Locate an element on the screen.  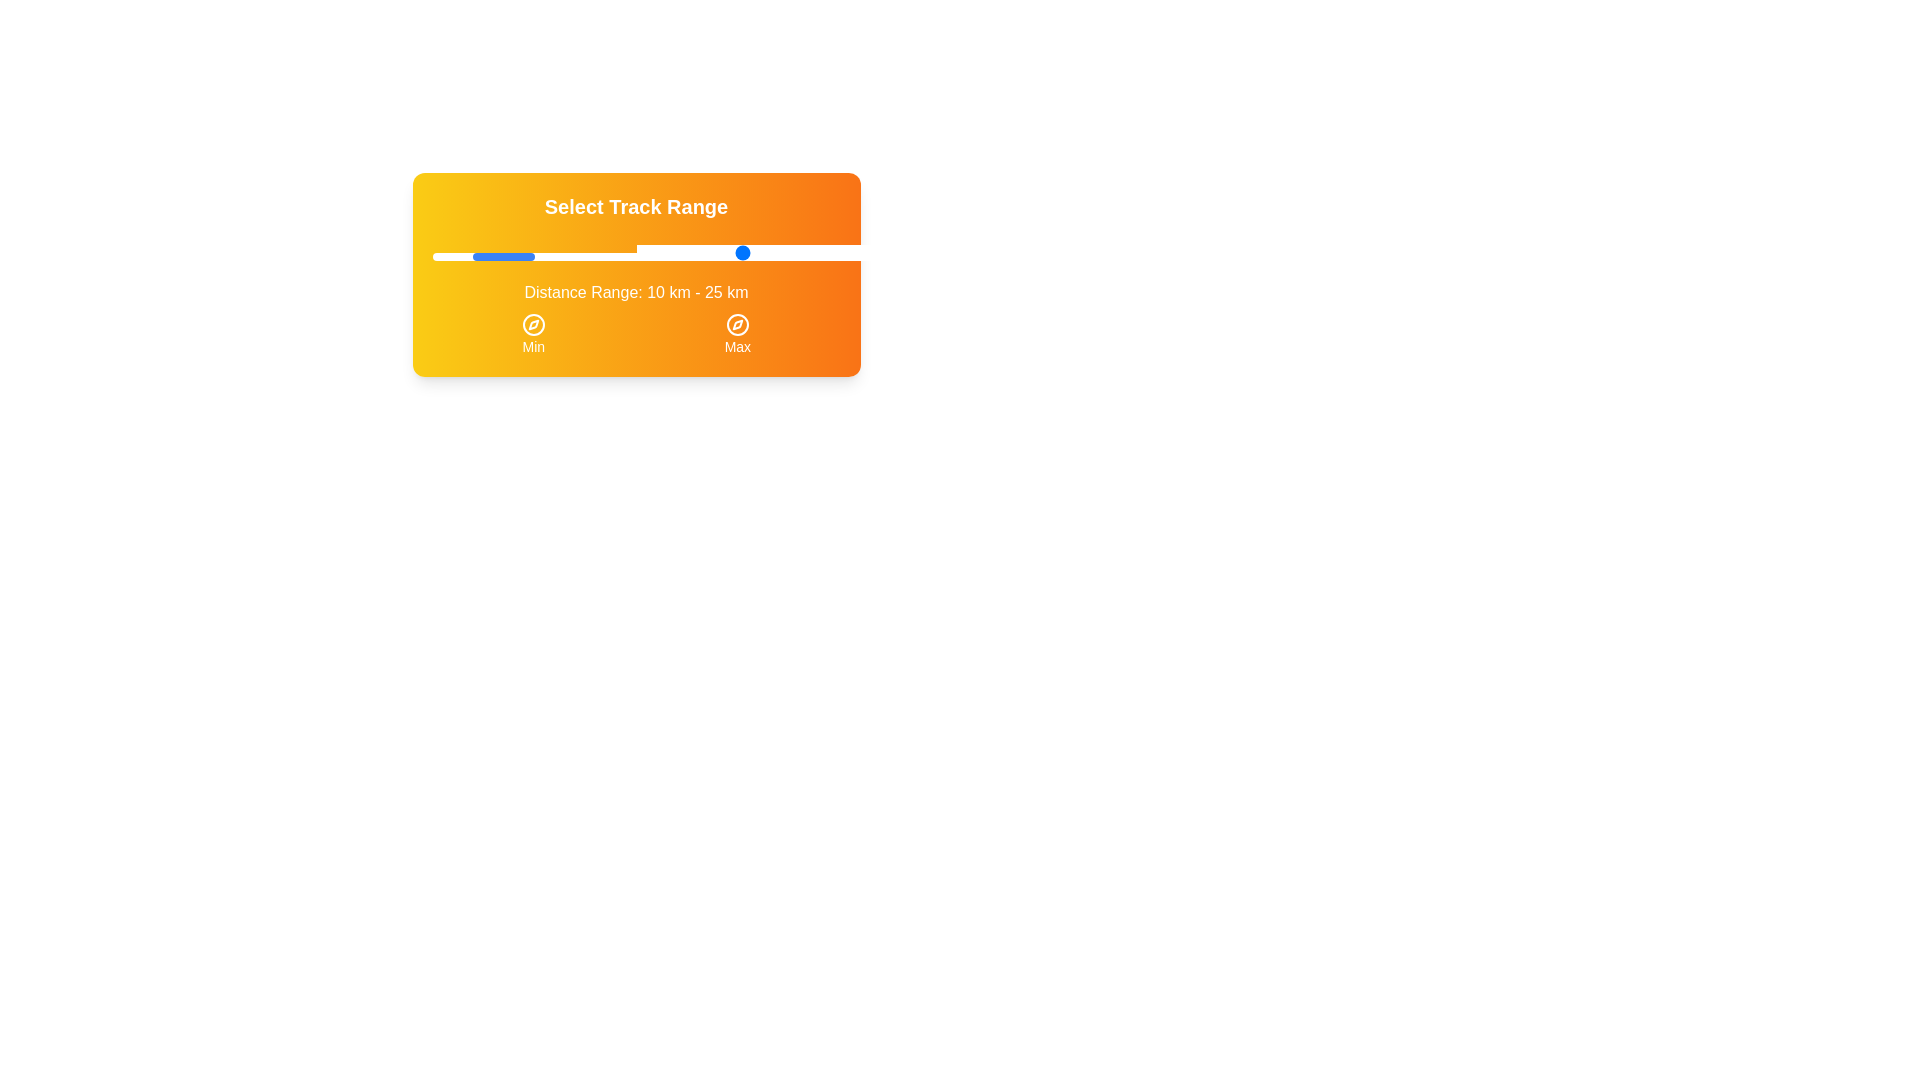
the range slider's value is located at coordinates (697, 256).